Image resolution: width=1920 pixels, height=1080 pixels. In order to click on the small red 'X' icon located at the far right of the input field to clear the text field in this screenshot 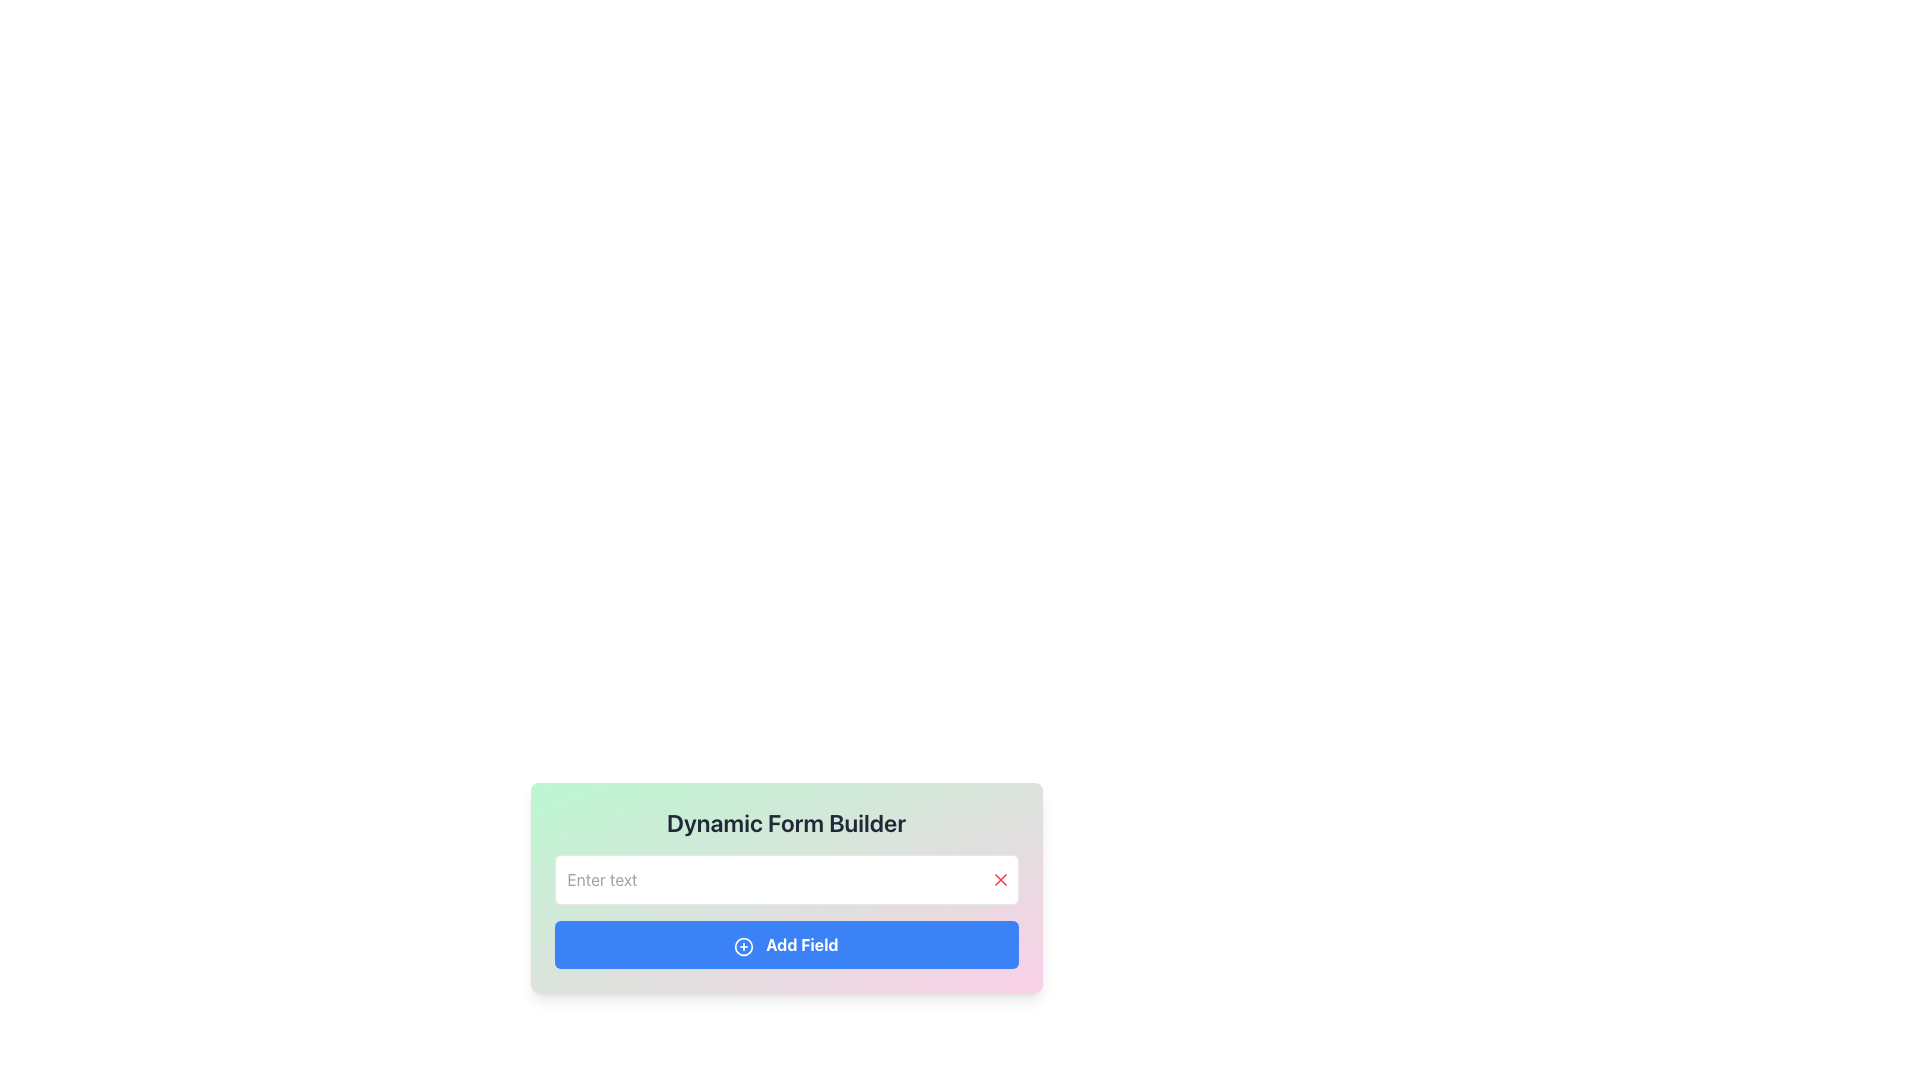, I will do `click(1000, 878)`.